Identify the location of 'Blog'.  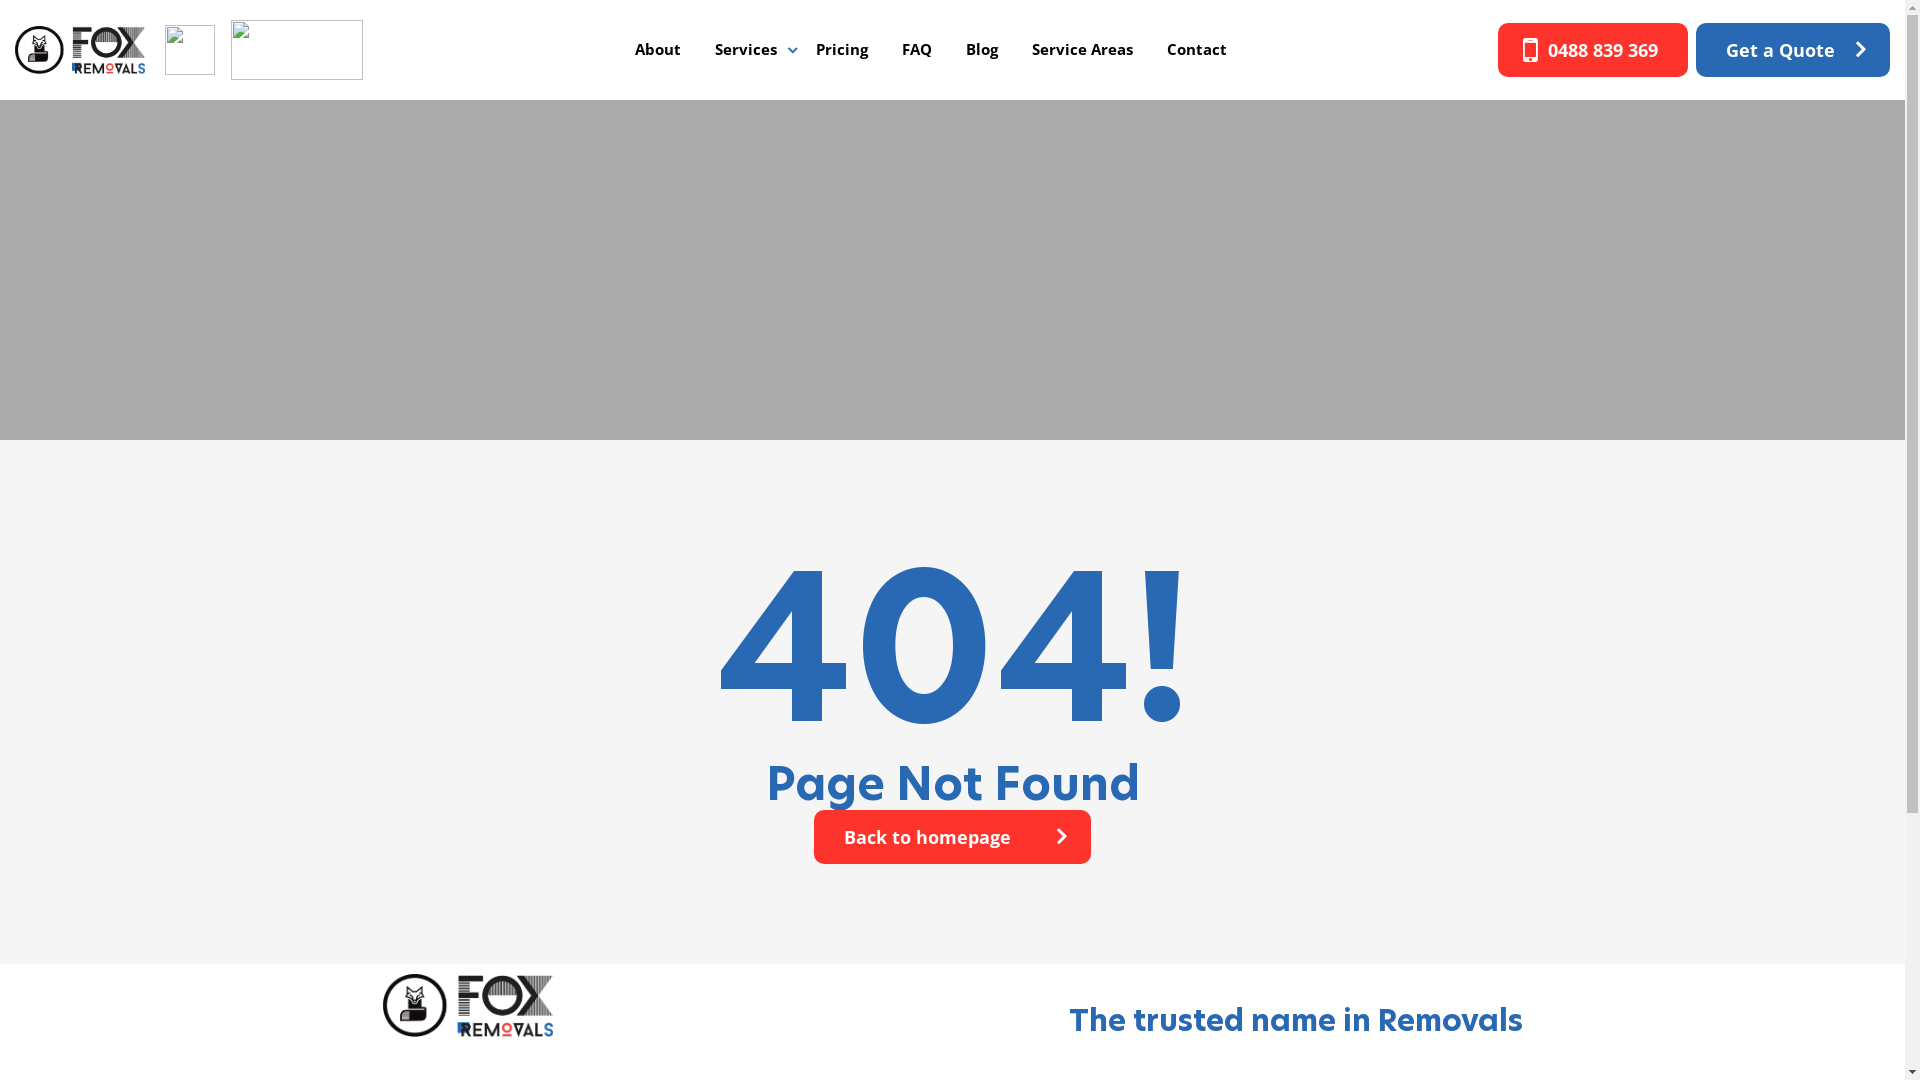
(982, 48).